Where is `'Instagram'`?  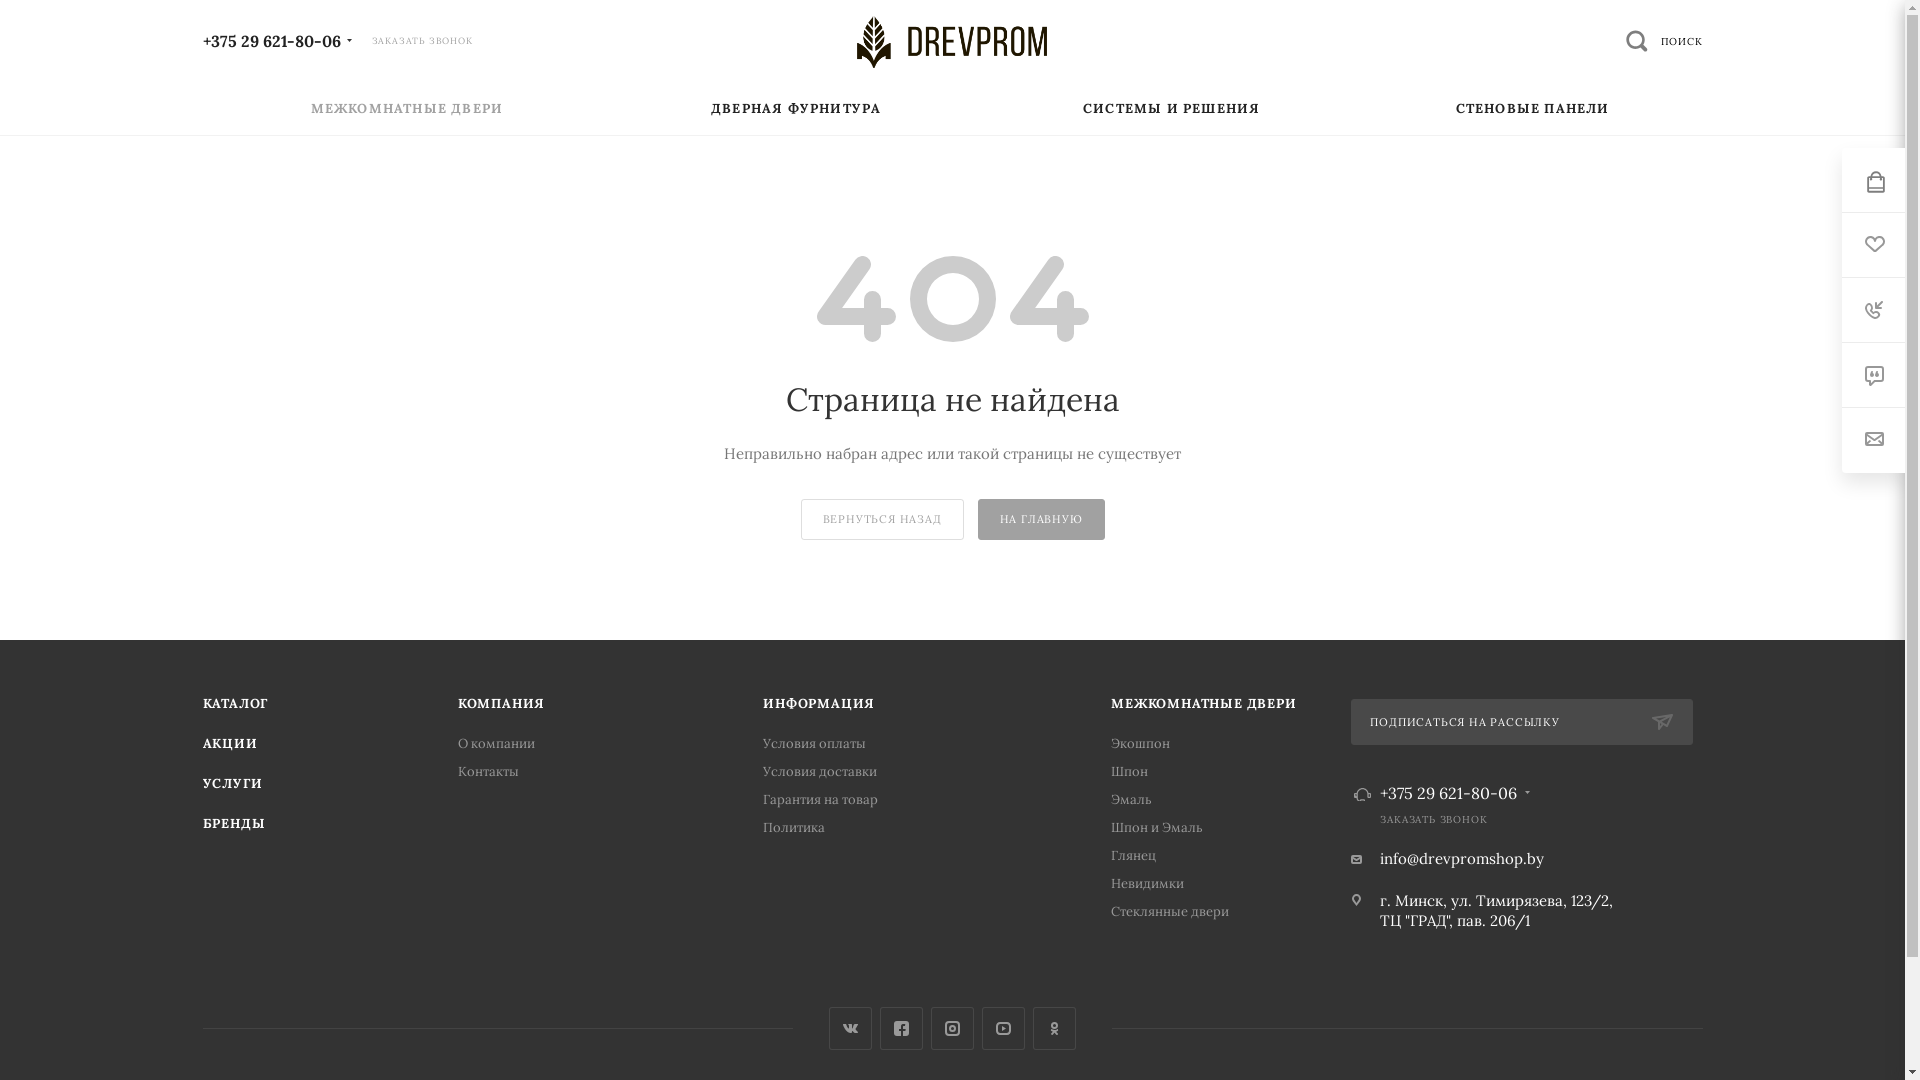
'Instagram' is located at coordinates (930, 1028).